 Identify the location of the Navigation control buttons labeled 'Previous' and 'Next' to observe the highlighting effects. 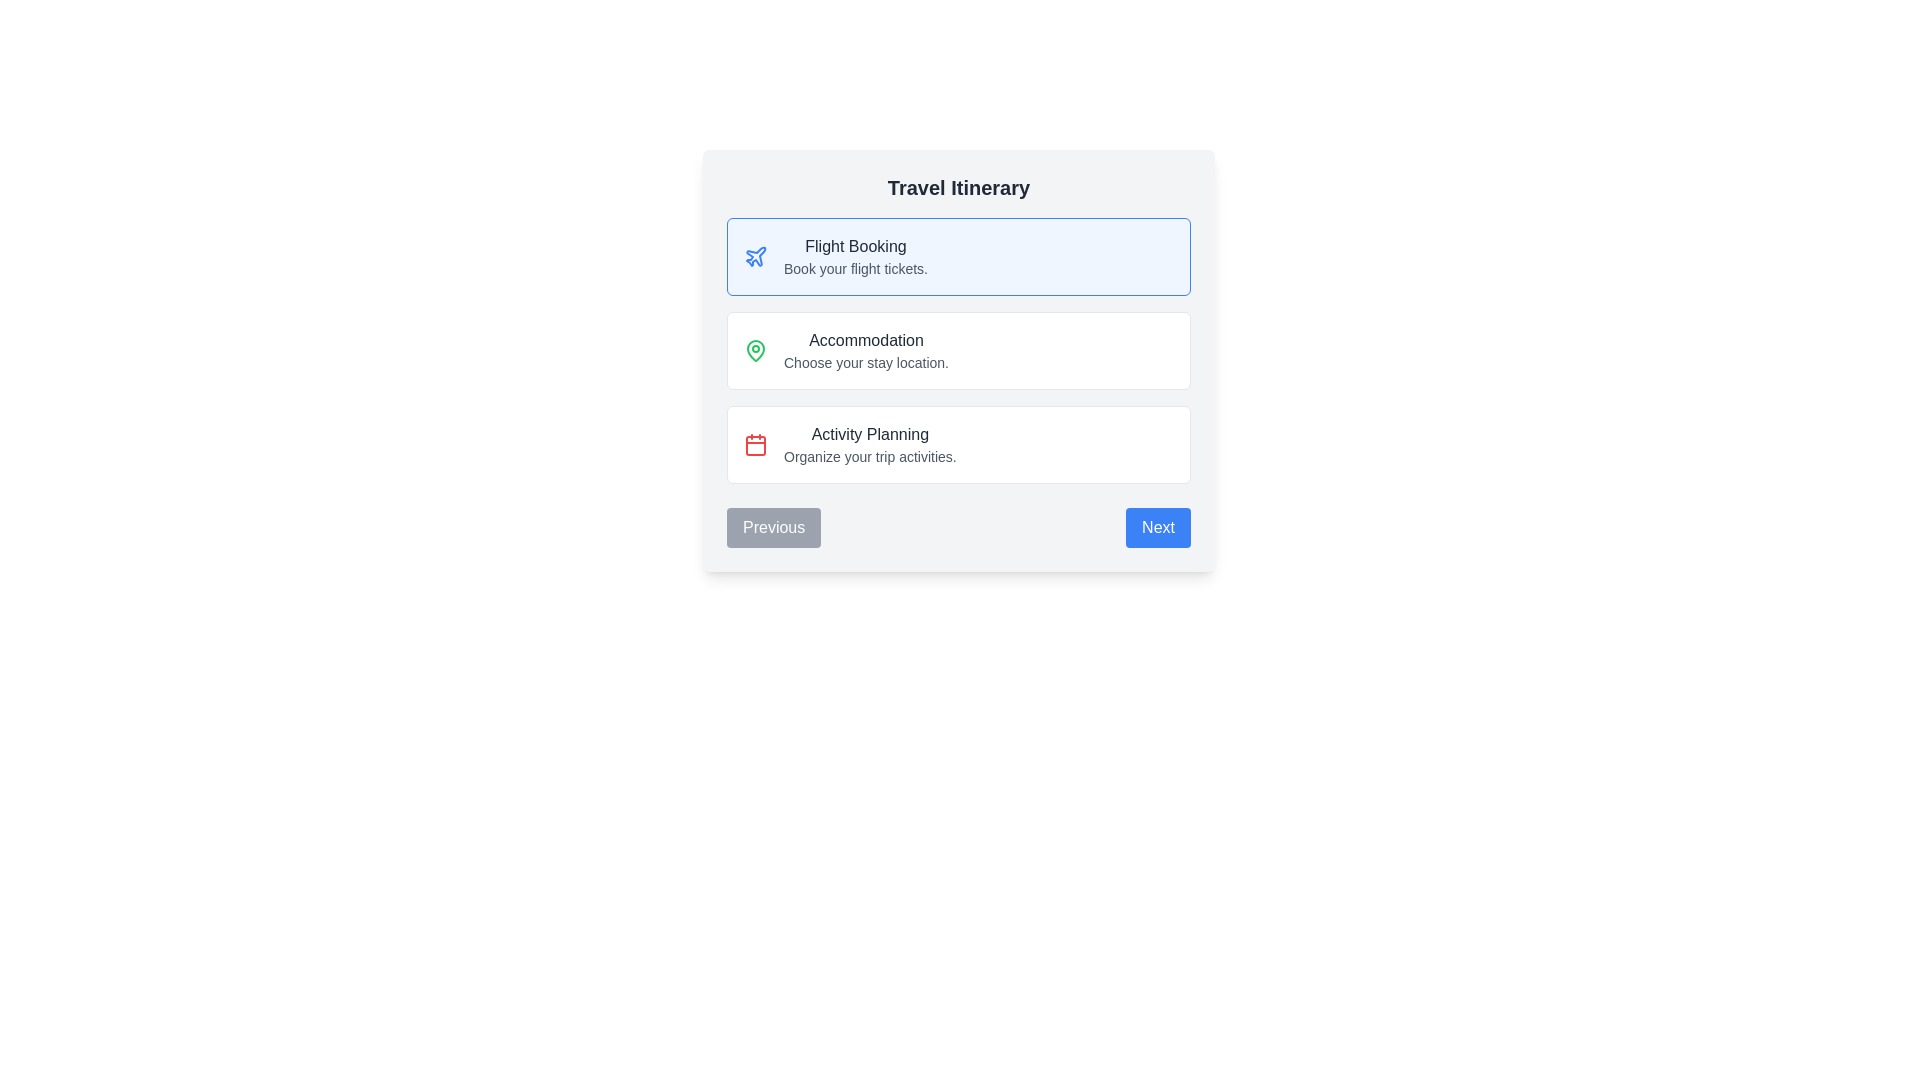
(958, 527).